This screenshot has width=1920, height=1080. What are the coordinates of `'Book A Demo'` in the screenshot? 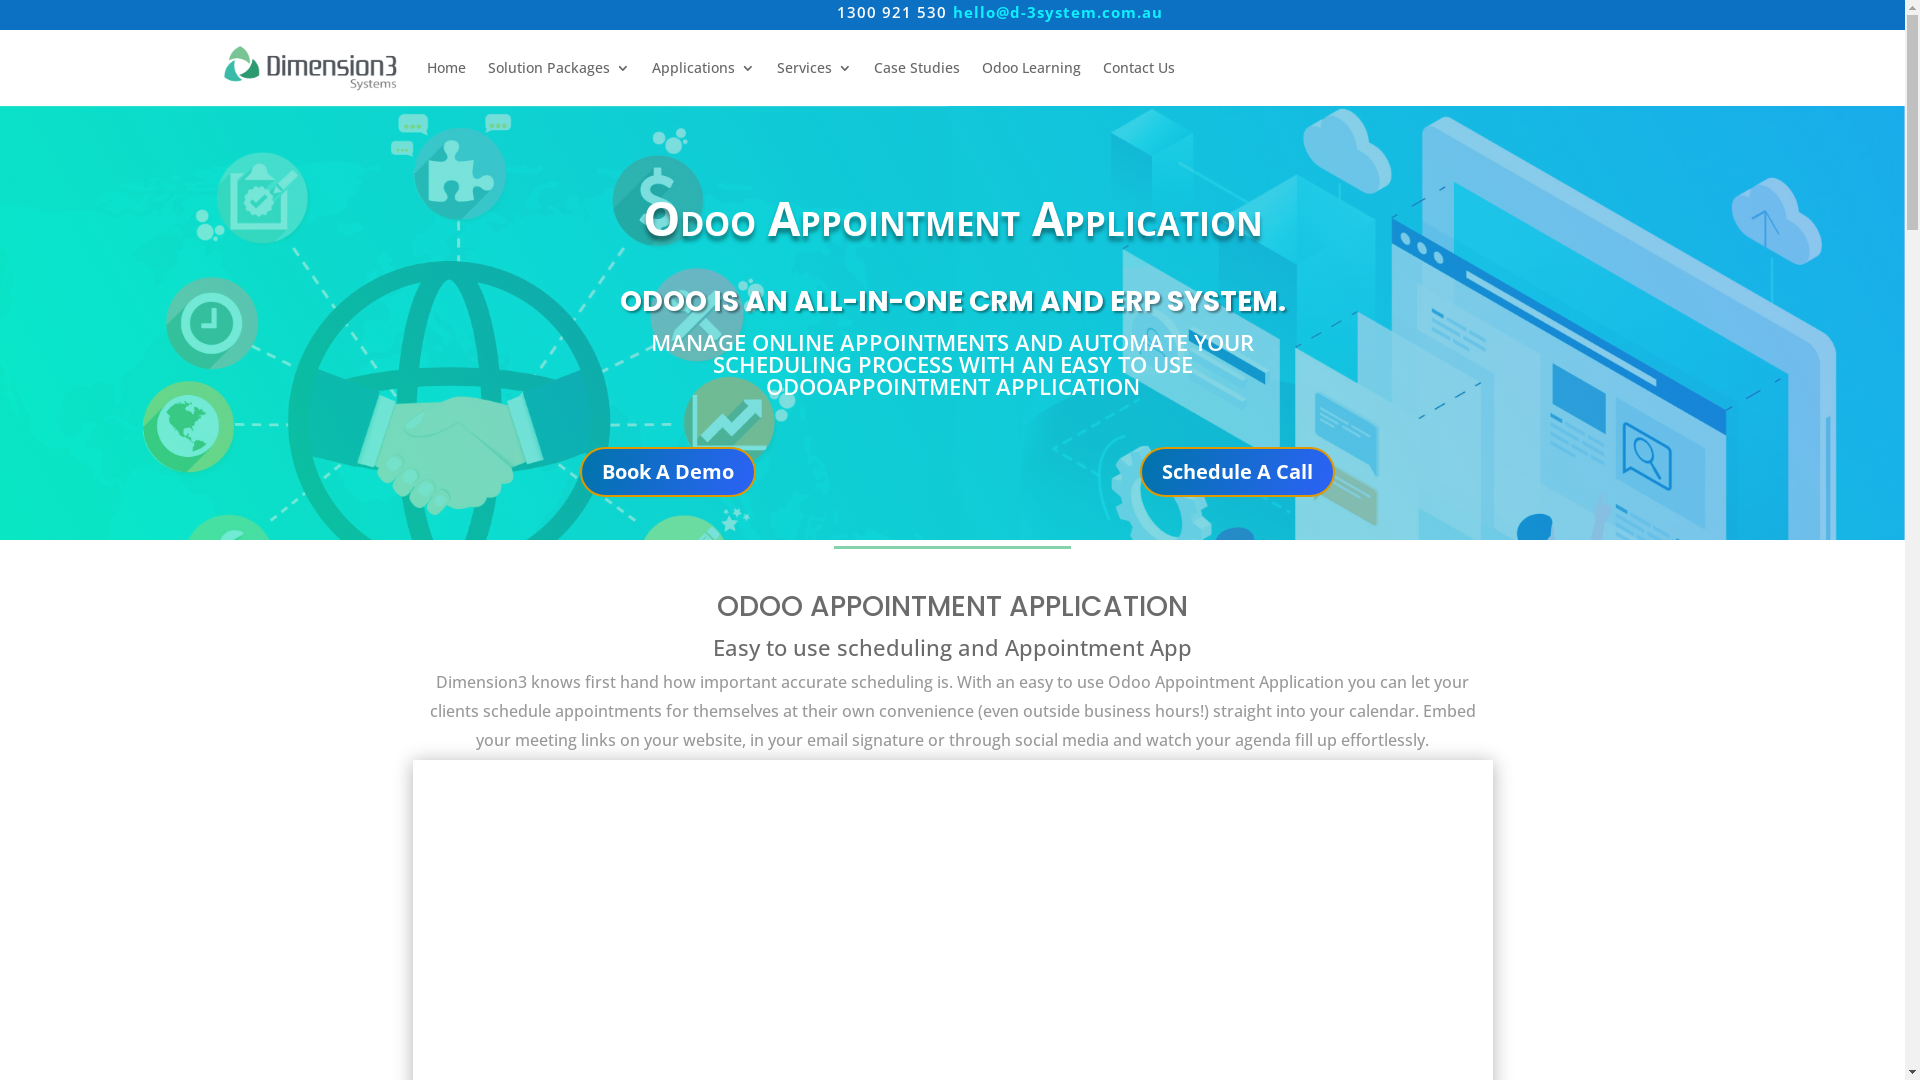 It's located at (667, 471).